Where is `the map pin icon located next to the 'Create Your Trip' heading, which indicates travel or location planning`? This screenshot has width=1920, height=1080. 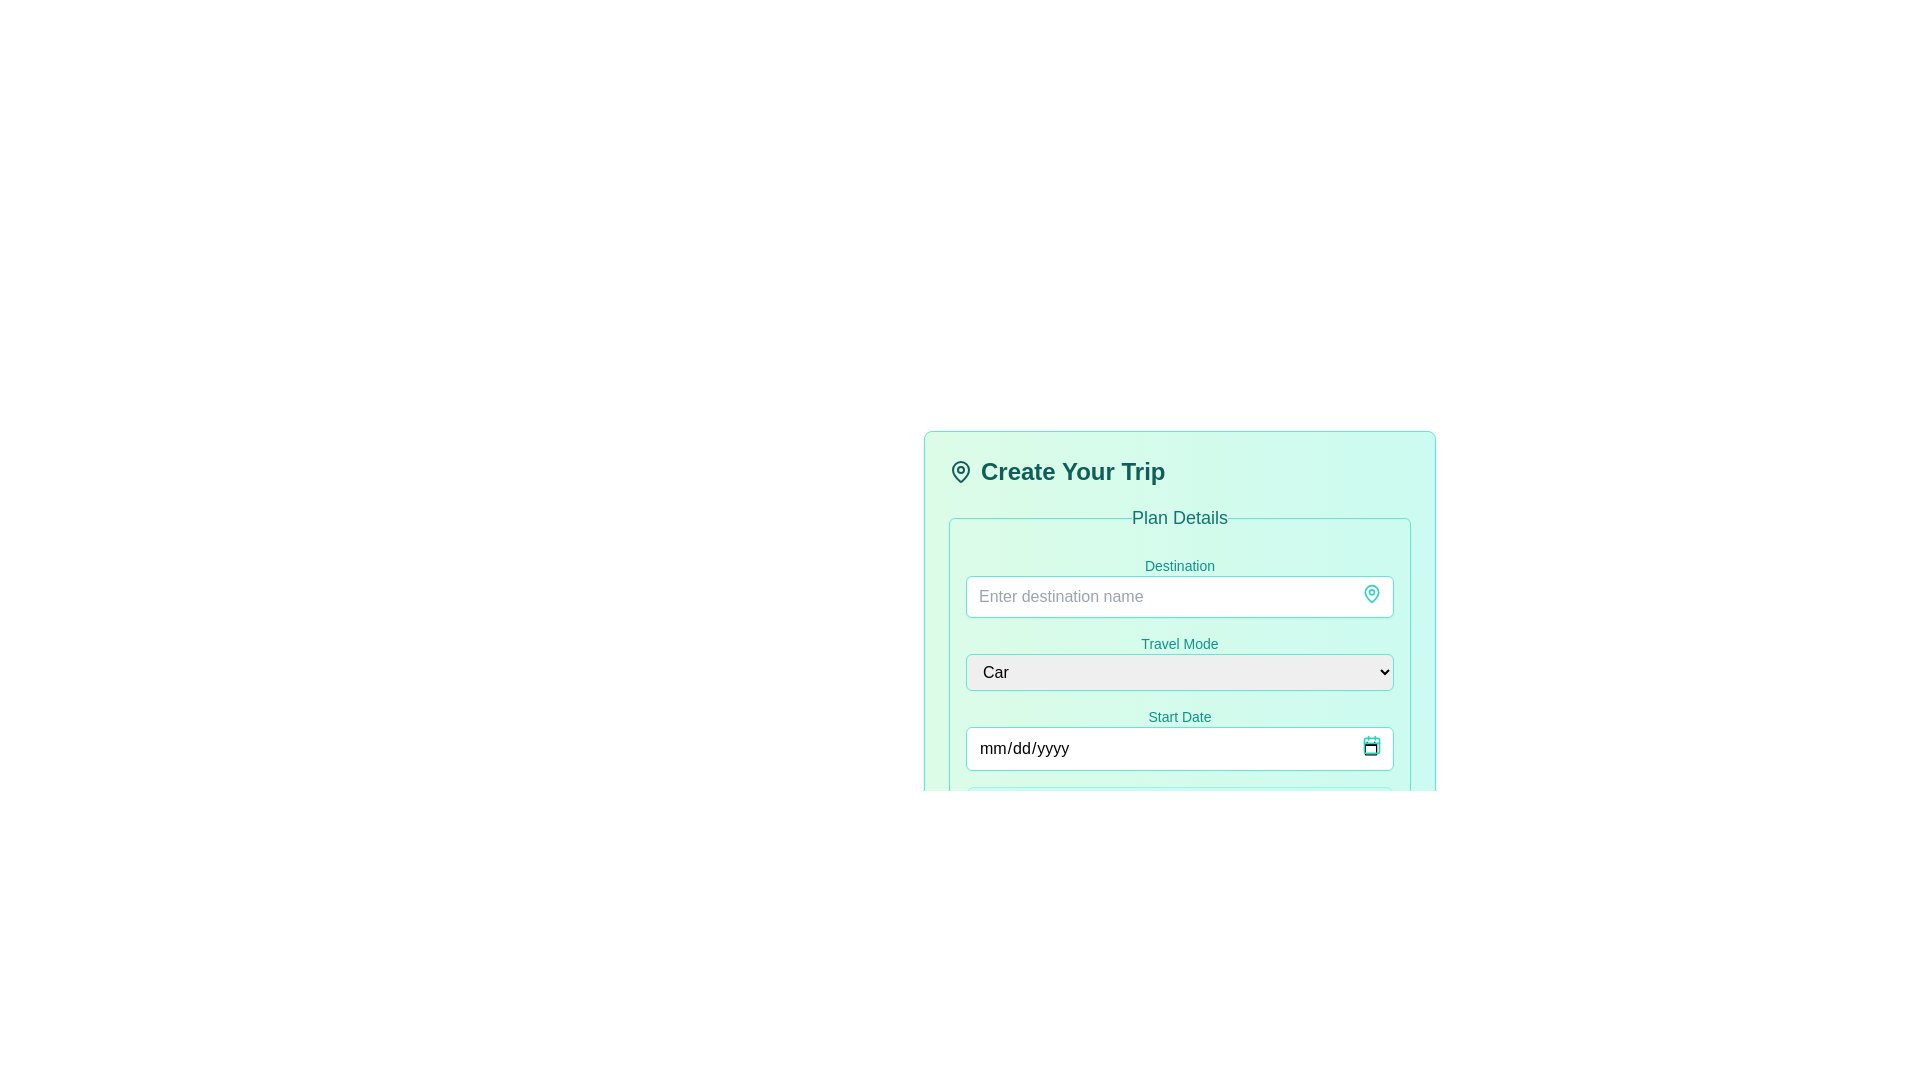
the map pin icon located next to the 'Create Your Trip' heading, which indicates travel or location planning is located at coordinates (1371, 592).